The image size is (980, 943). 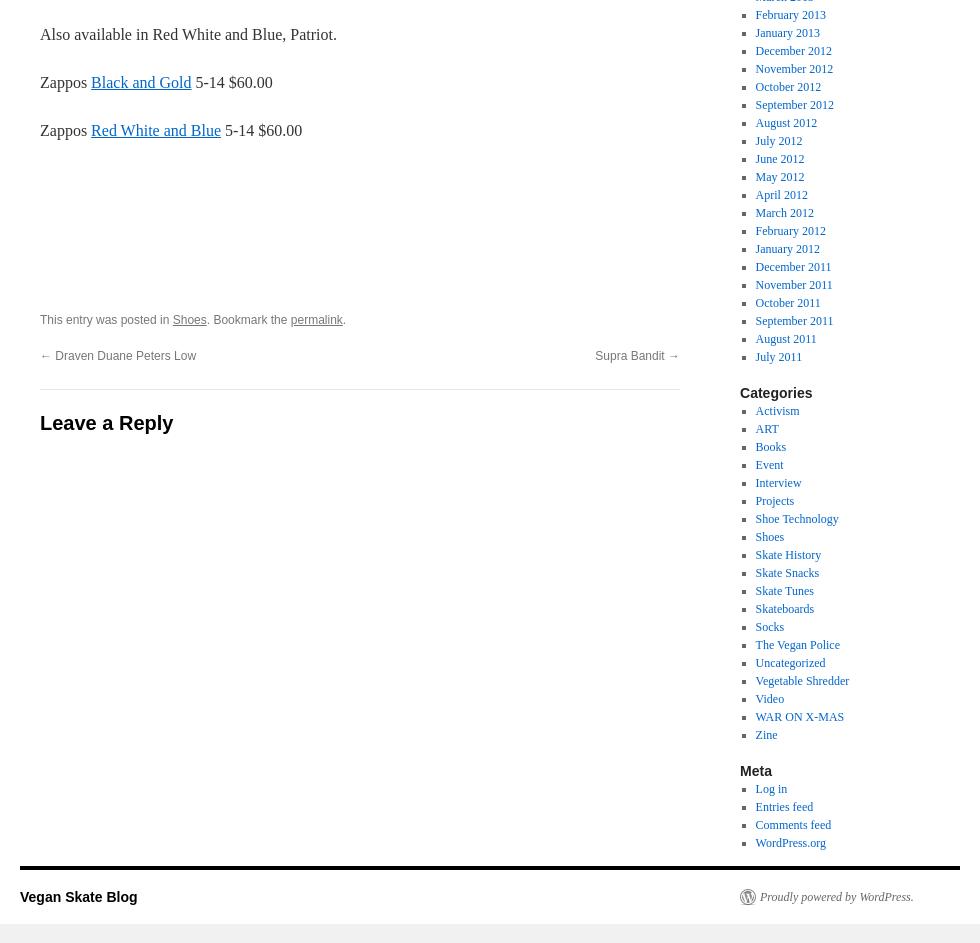 I want to click on 'Shoe Technology', so click(x=796, y=518).